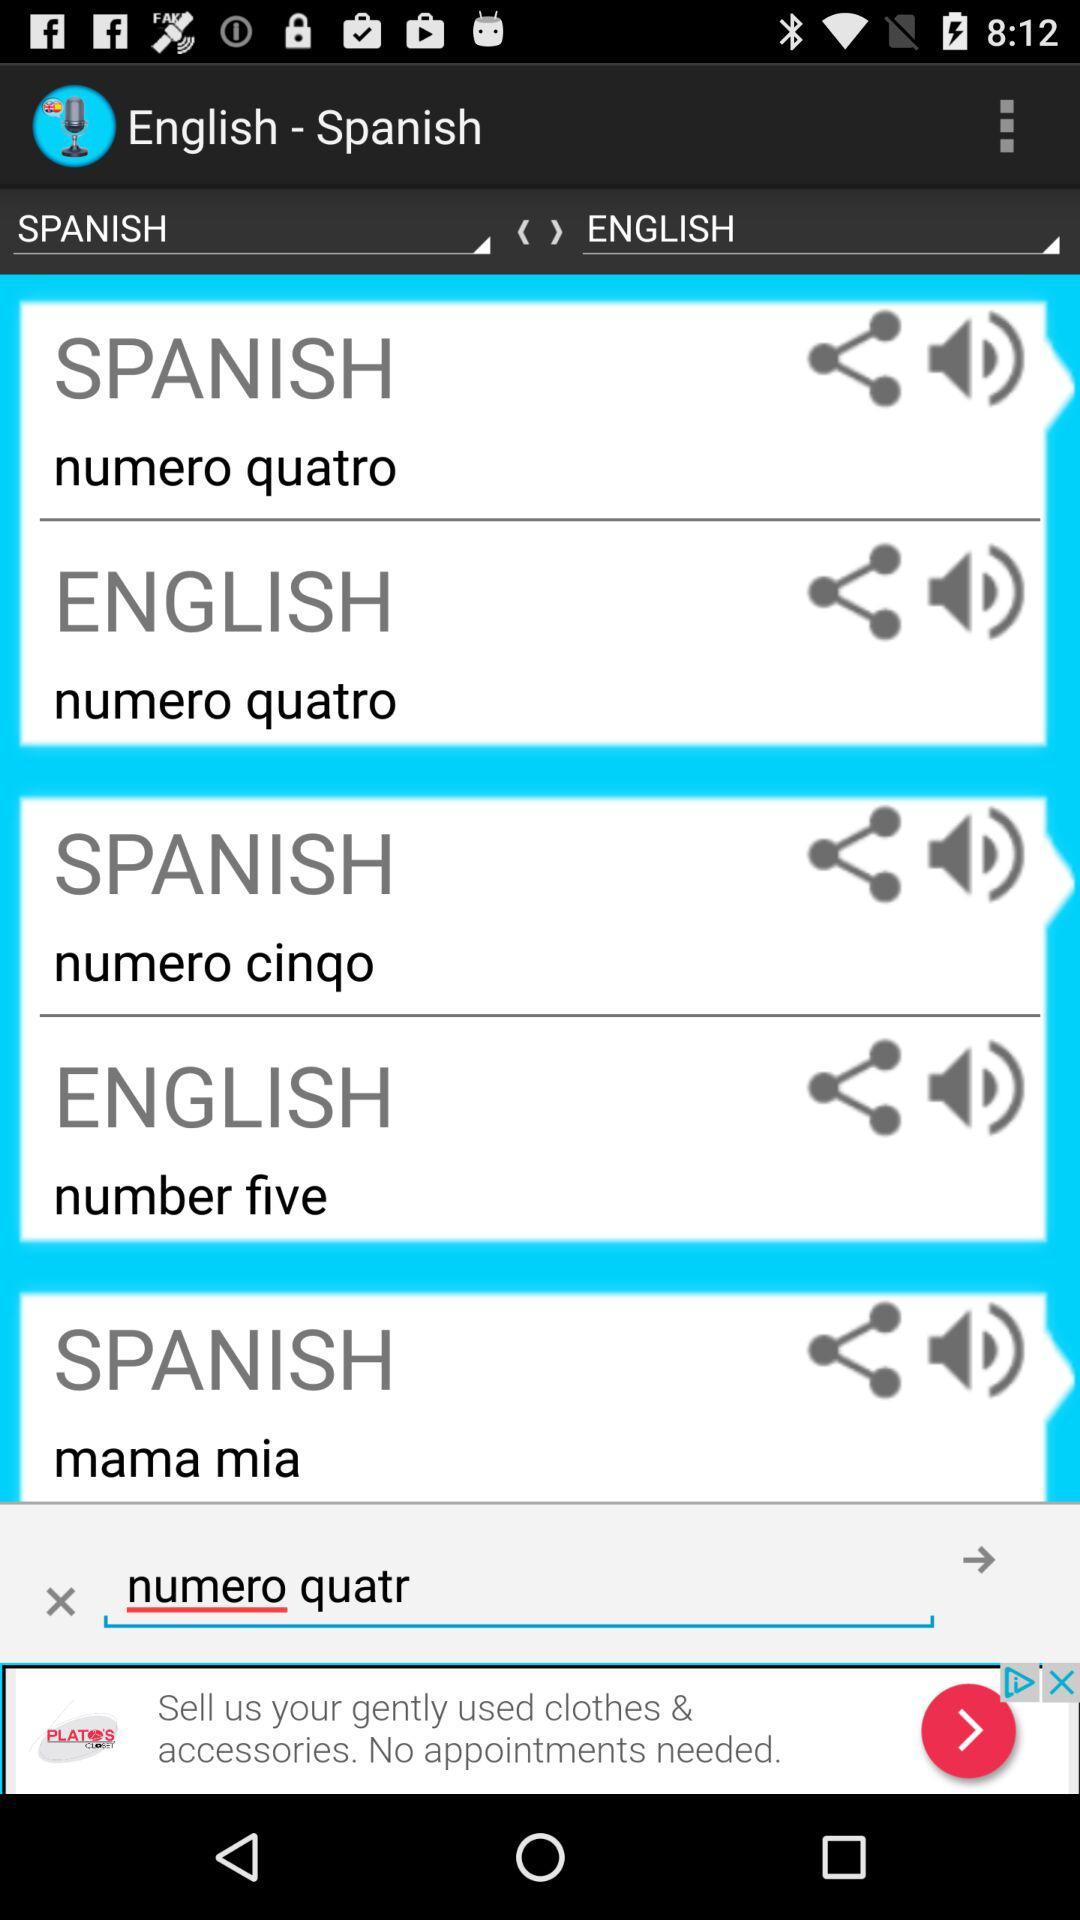 This screenshot has width=1080, height=1920. Describe the element at coordinates (995, 1086) in the screenshot. I see `volume` at that location.